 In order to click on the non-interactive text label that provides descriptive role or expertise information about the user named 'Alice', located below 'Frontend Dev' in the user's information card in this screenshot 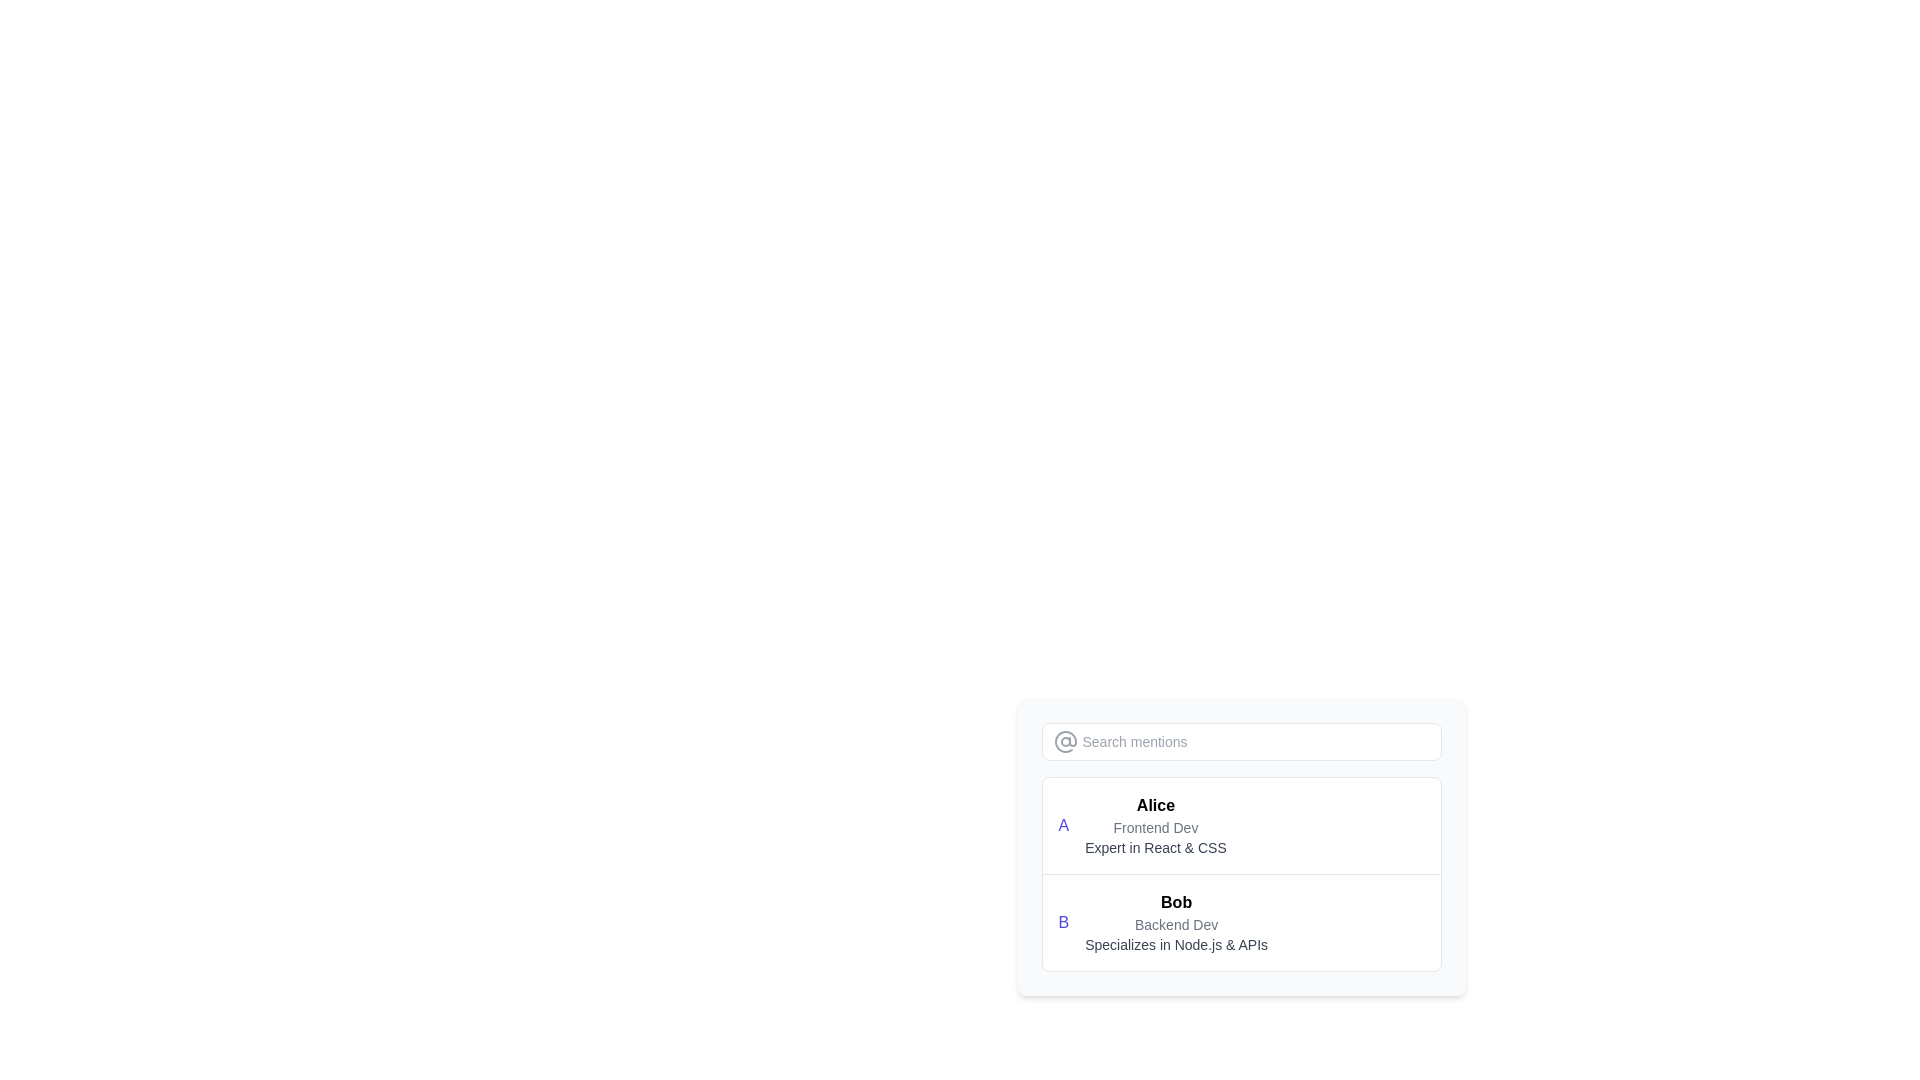, I will do `click(1156, 848)`.